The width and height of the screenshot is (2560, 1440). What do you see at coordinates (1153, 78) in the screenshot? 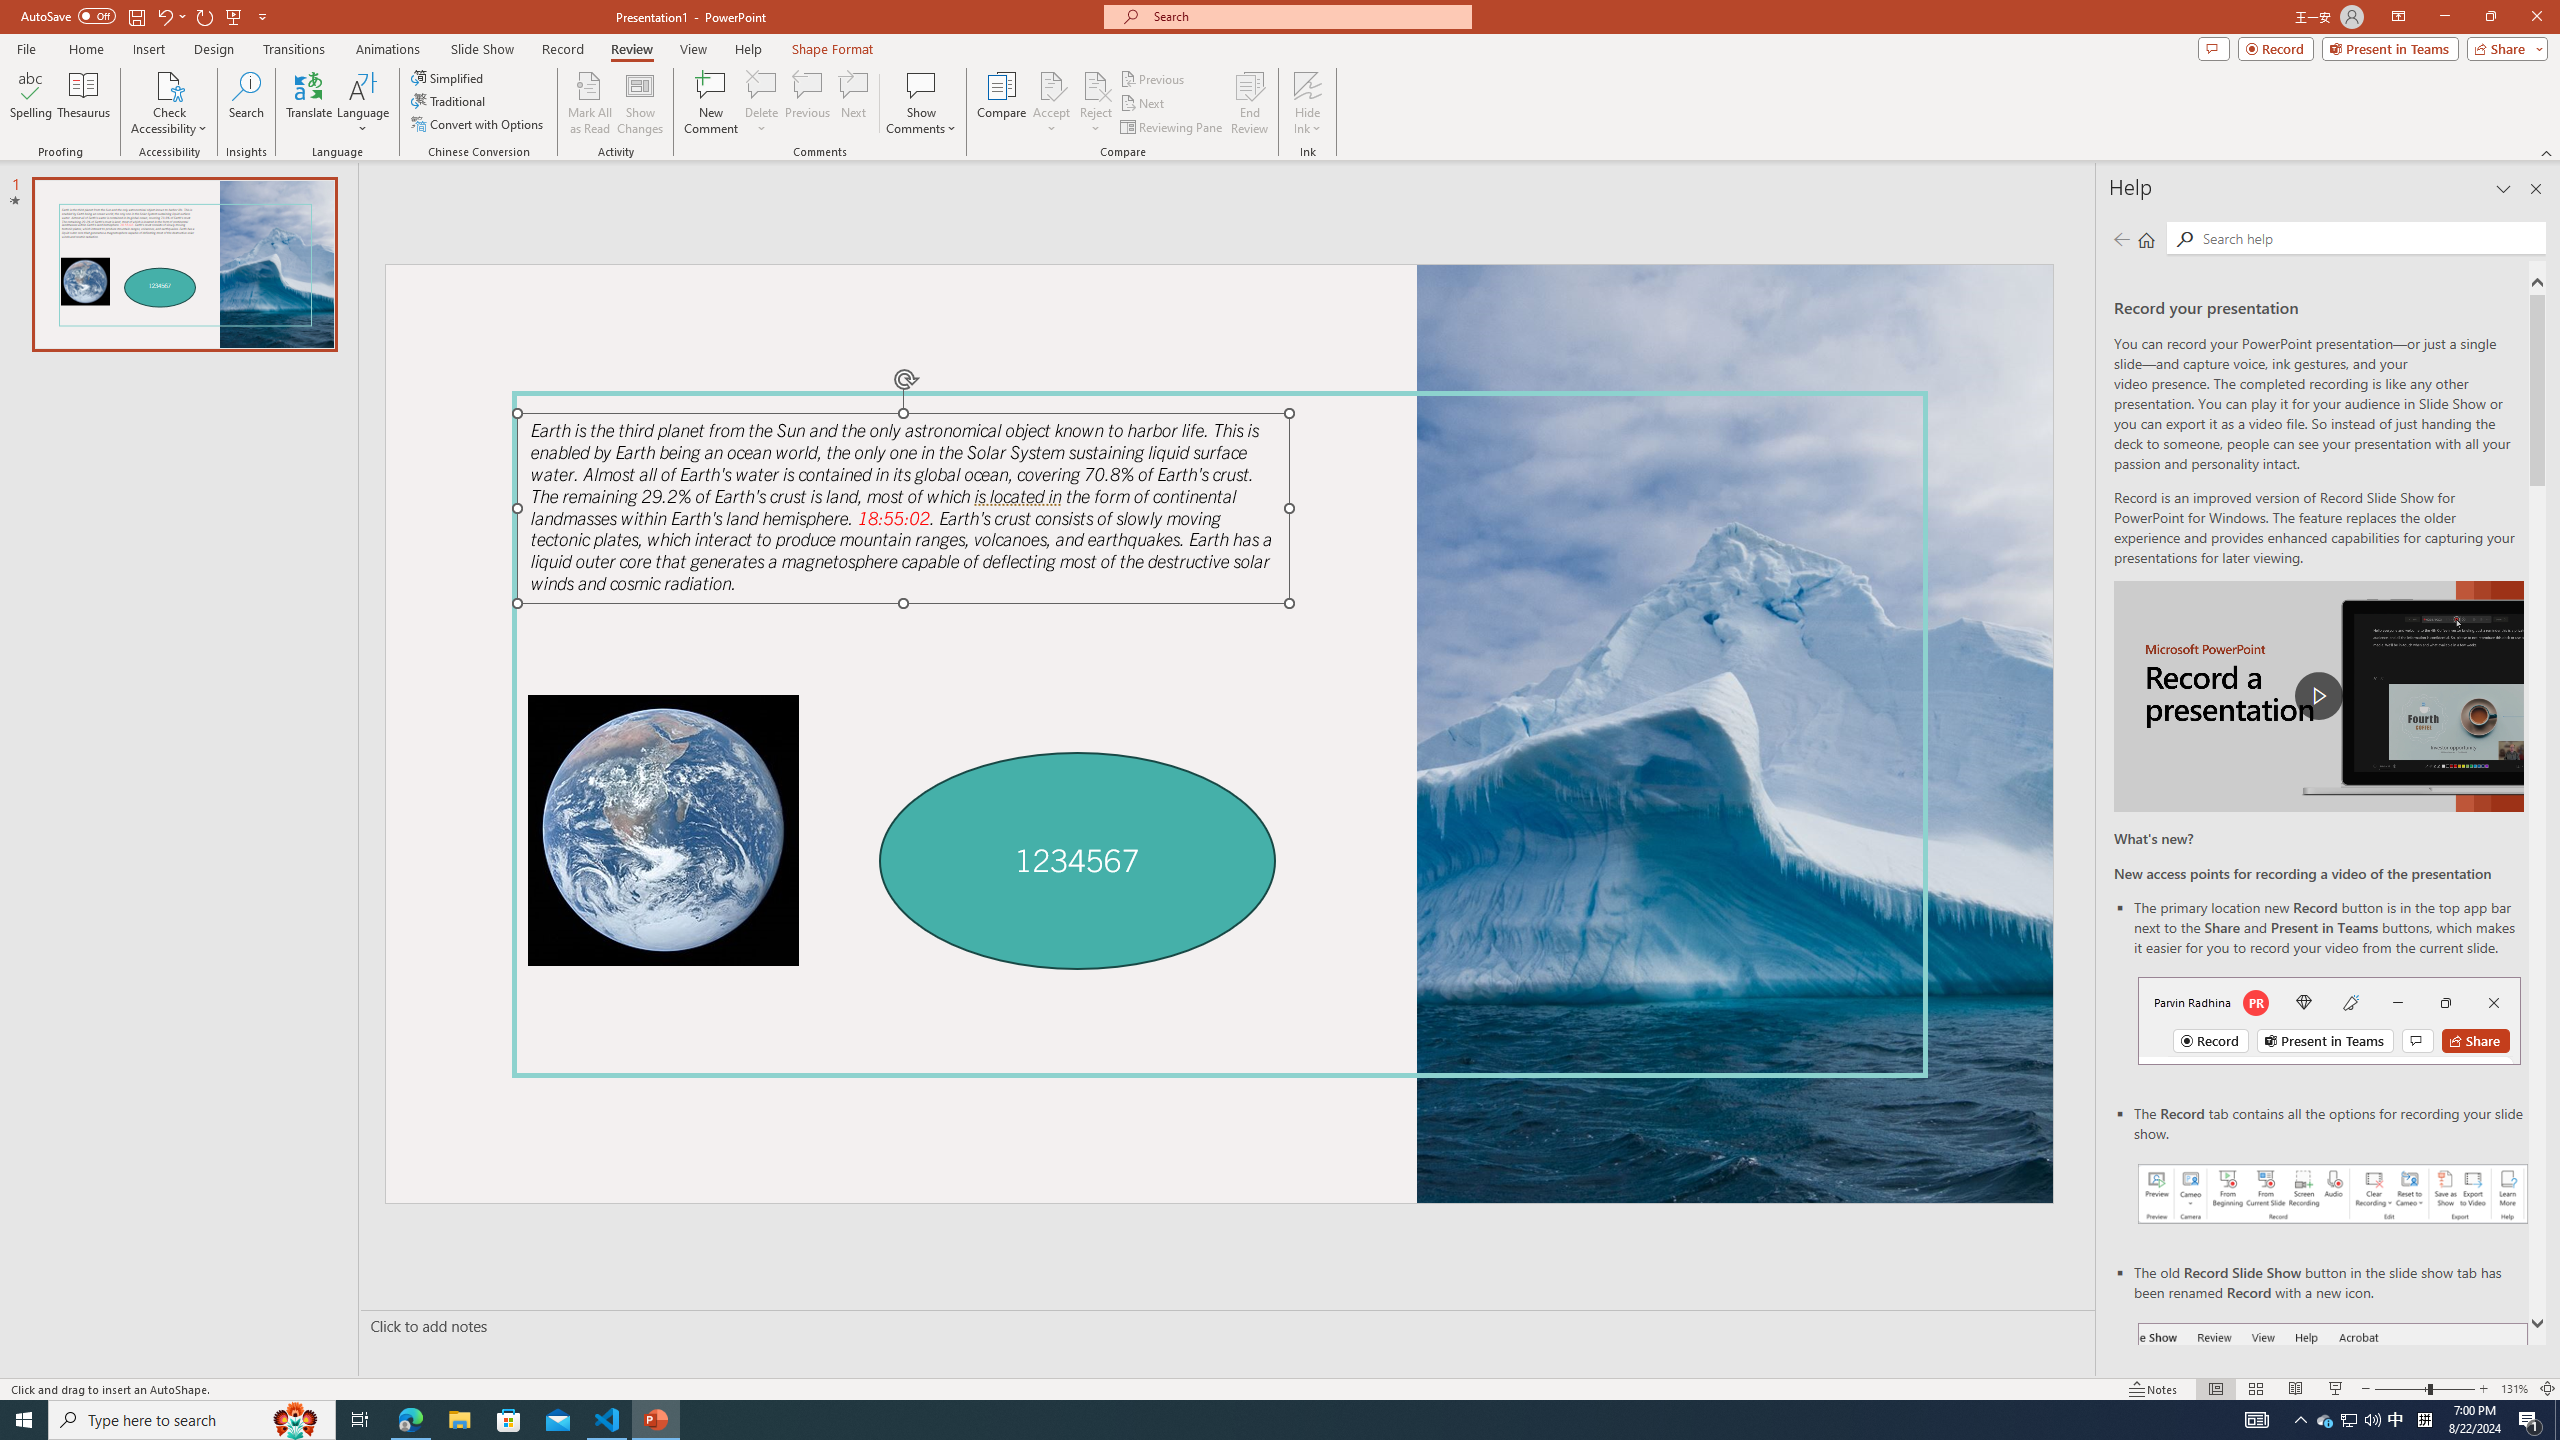
I see `'Previous'` at bounding box center [1153, 78].